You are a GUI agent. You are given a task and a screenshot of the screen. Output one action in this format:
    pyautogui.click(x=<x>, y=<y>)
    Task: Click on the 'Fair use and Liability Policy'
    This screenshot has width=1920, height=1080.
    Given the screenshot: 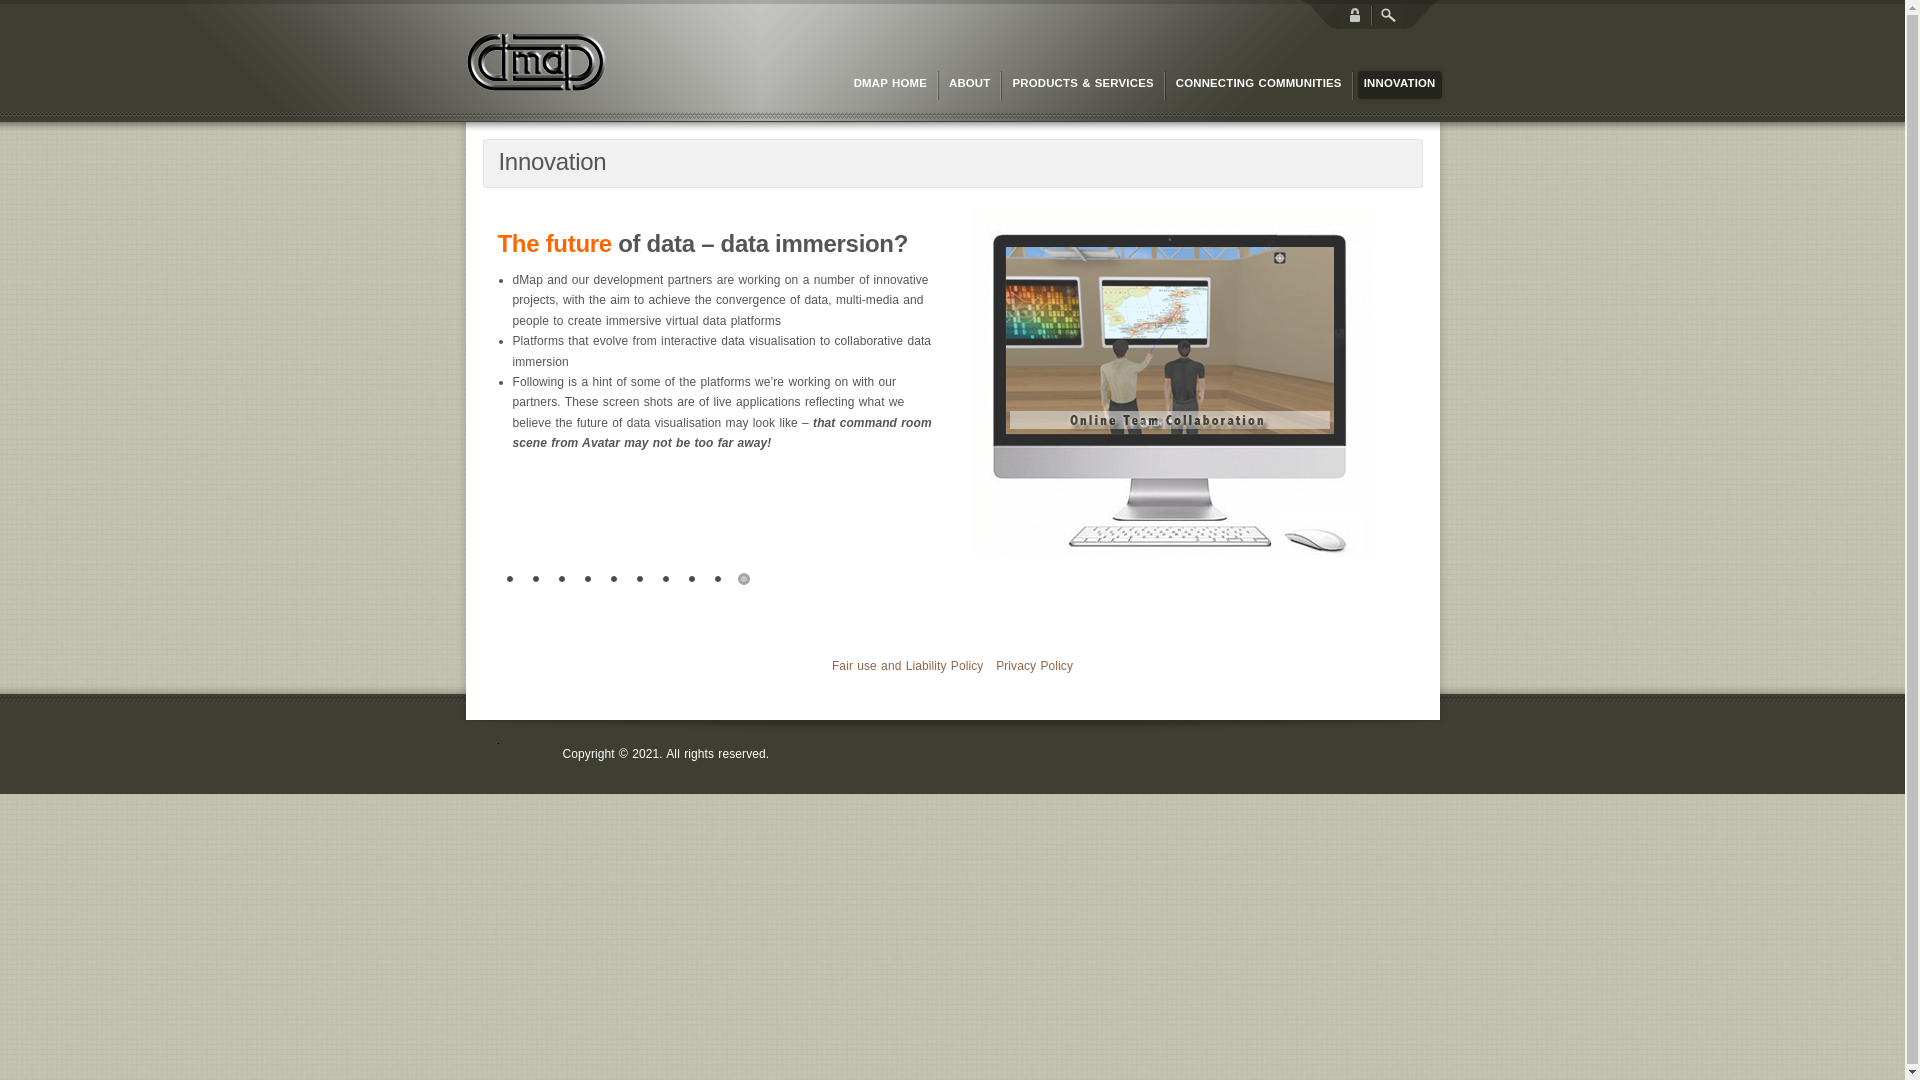 What is the action you would take?
    pyautogui.click(x=906, y=666)
    